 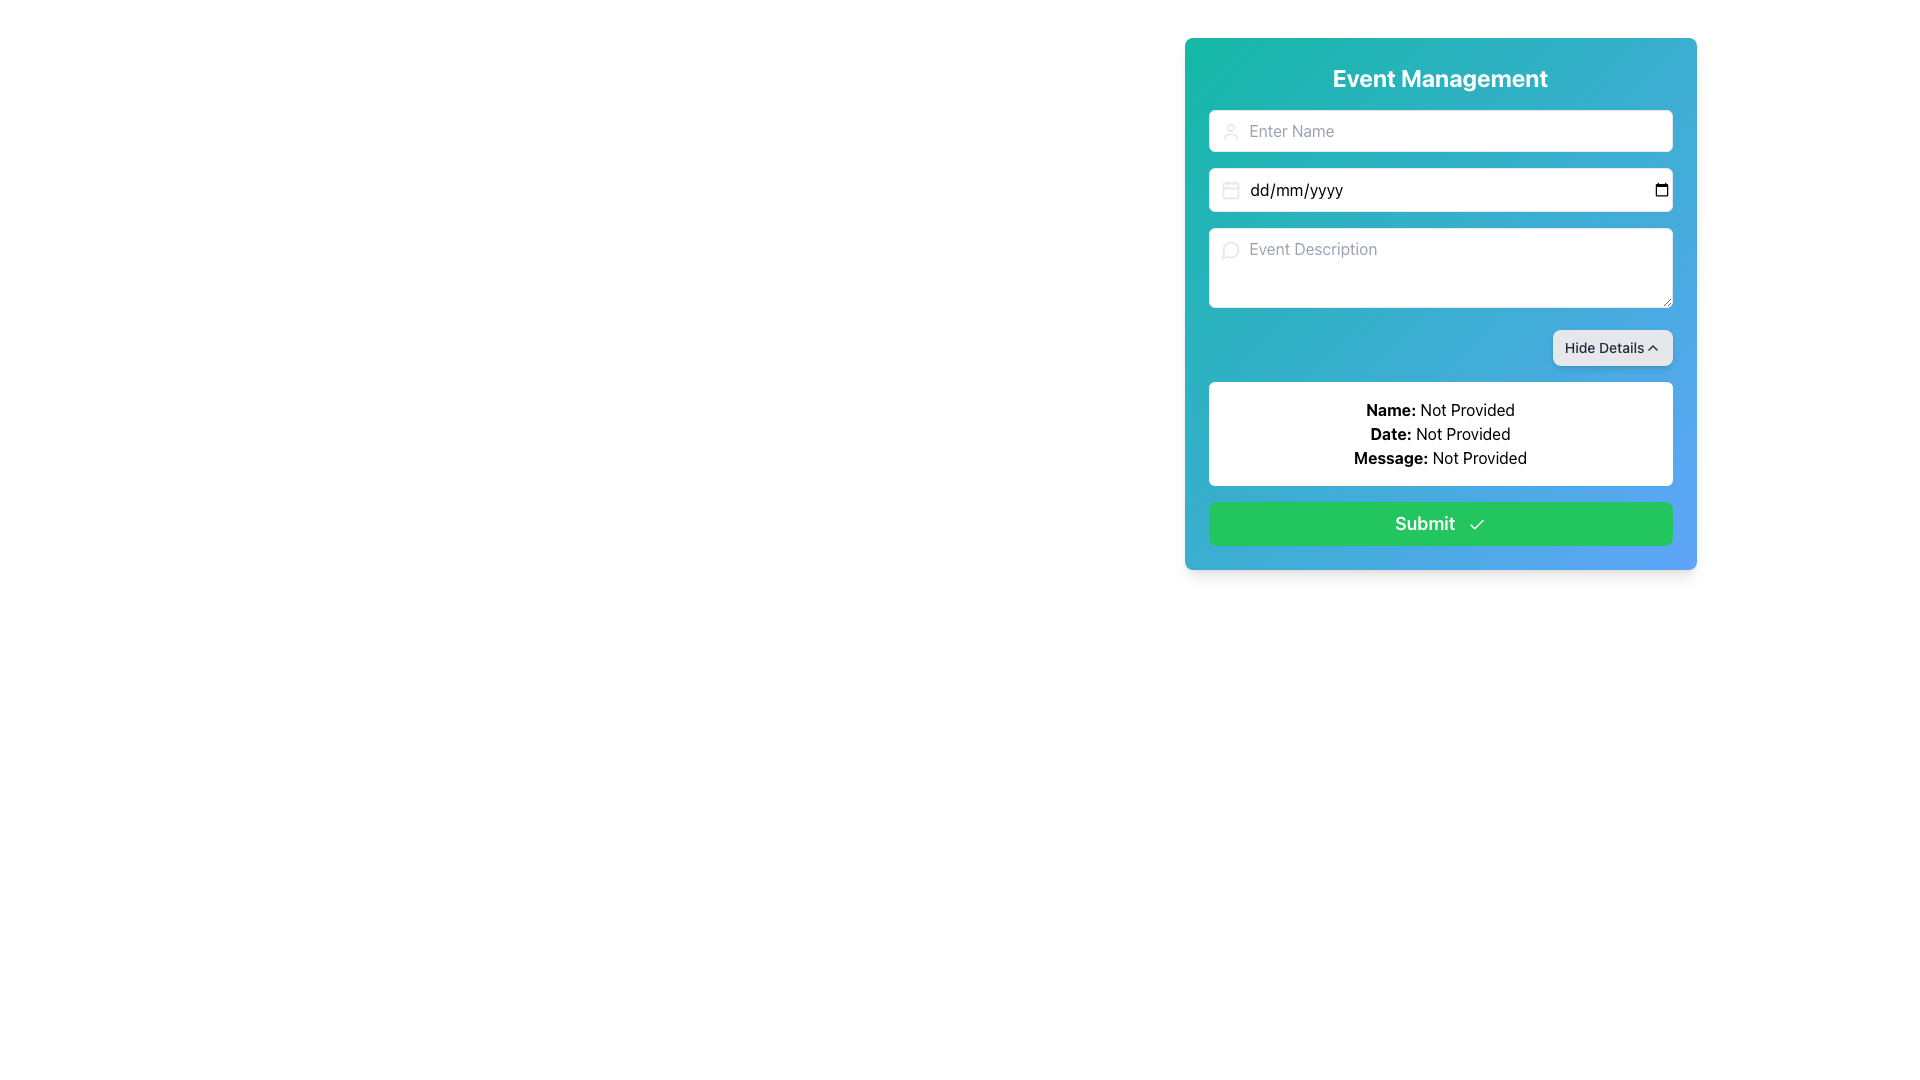 I want to click on the static text label displaying 'Message:' which is styled in bold black font and located in the bottom section of the form above the 'Submit' button, so click(x=1390, y=458).